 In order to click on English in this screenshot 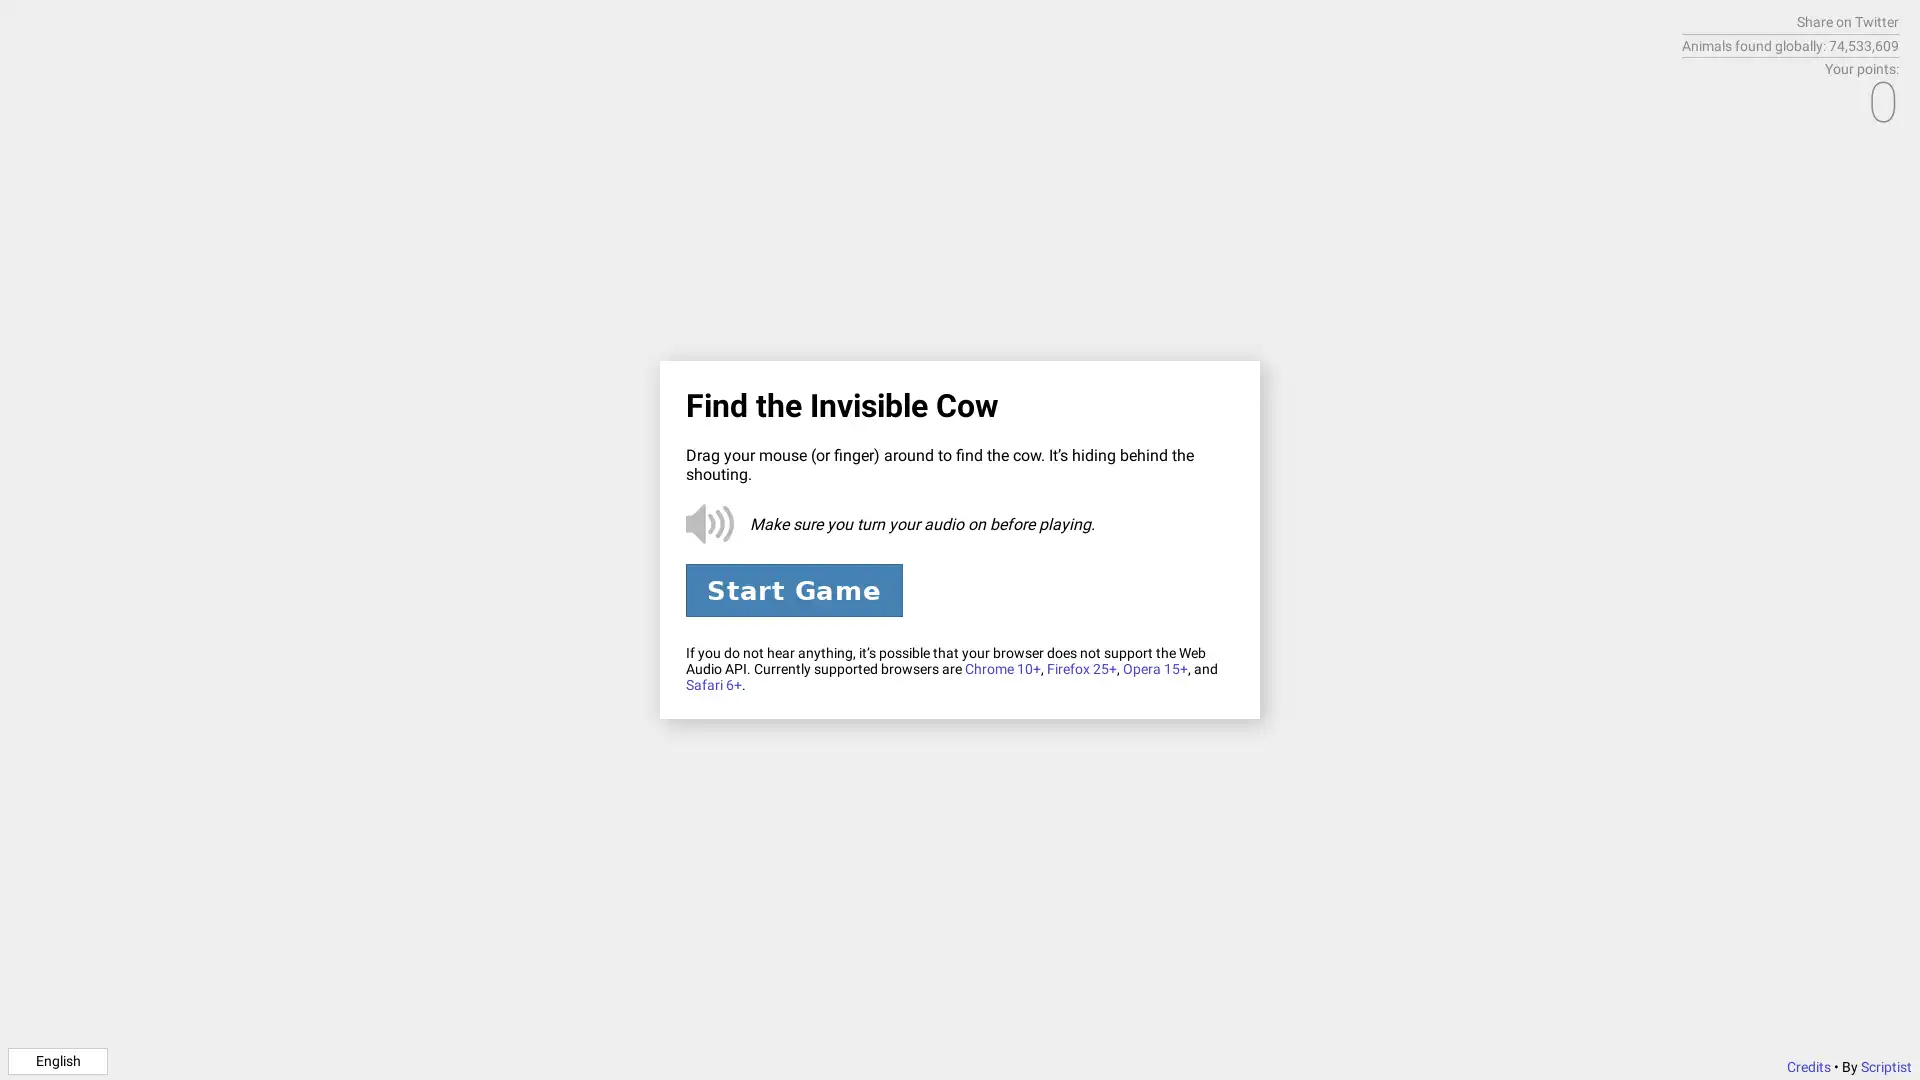, I will do `click(57, 1059)`.